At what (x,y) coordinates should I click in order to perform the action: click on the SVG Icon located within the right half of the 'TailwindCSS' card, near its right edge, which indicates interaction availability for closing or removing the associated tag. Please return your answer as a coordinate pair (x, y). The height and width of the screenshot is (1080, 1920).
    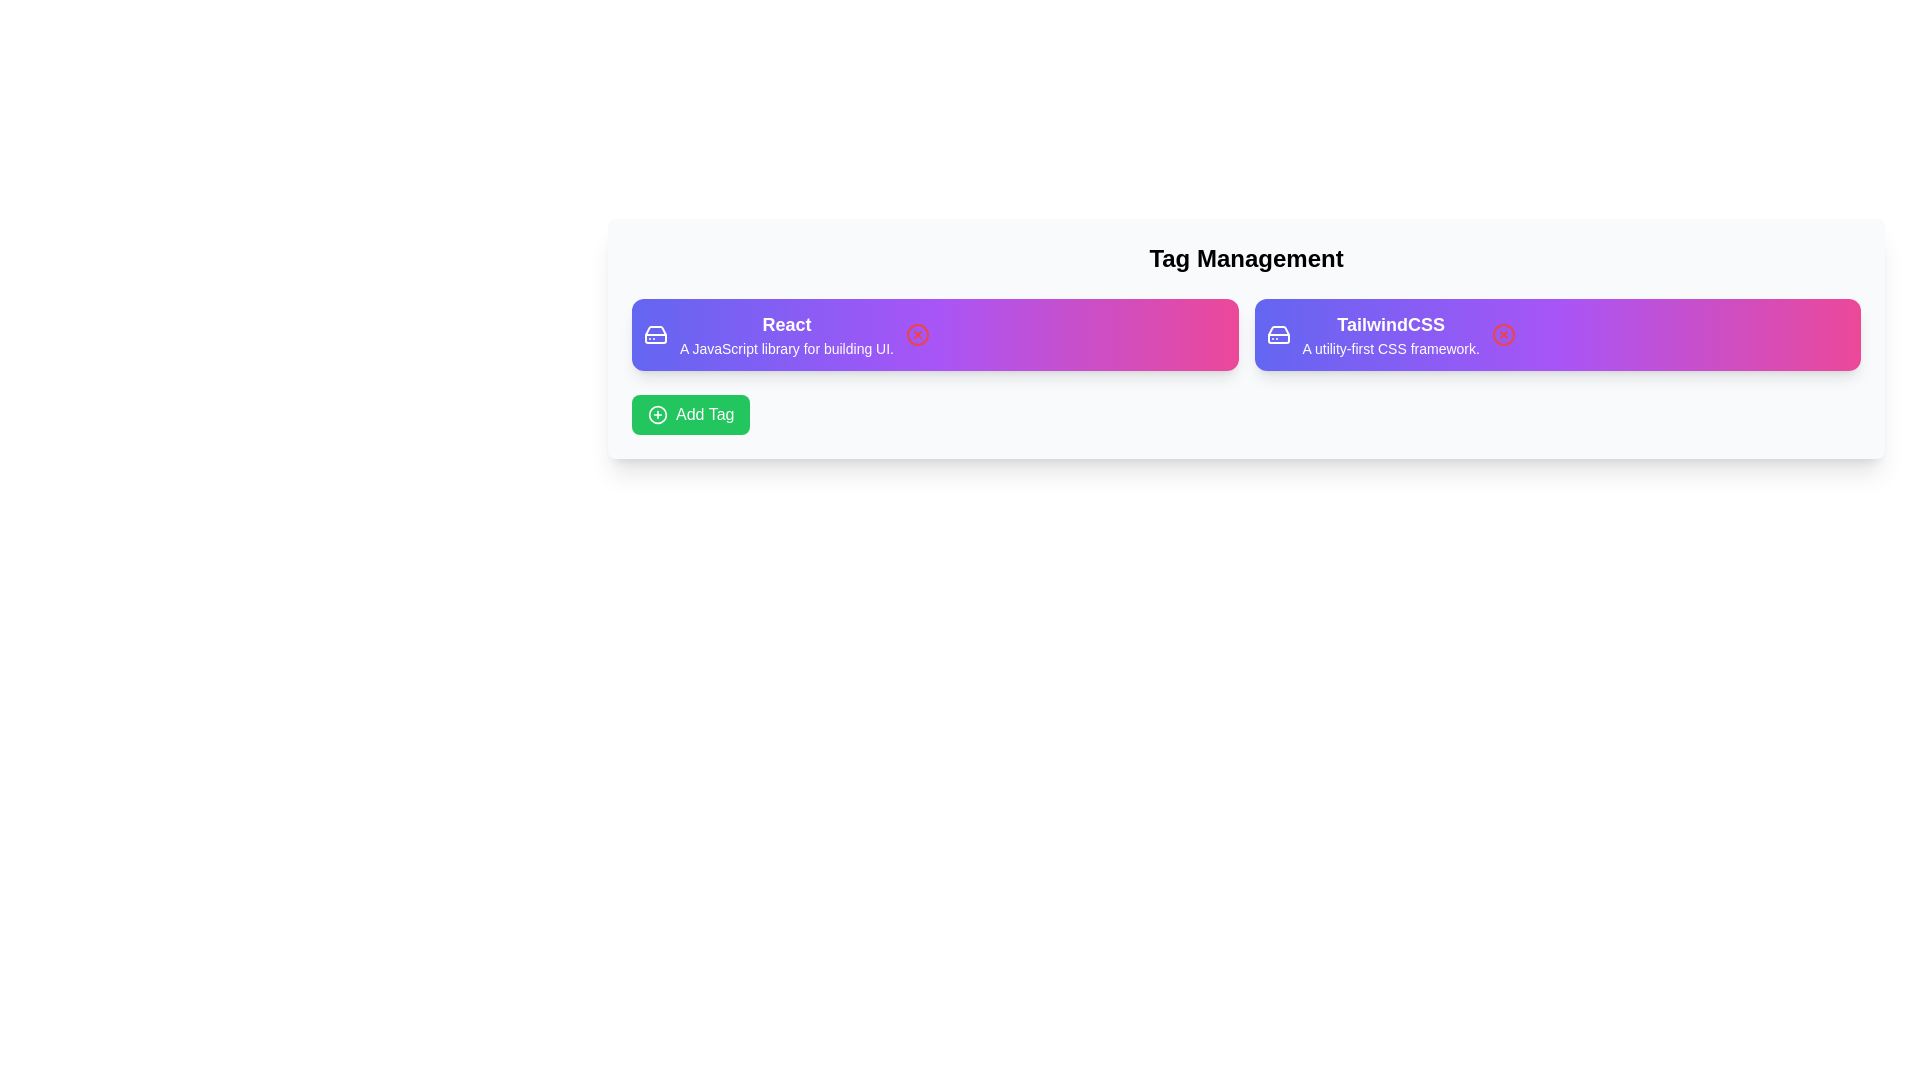
    Looking at the image, I should click on (1503, 334).